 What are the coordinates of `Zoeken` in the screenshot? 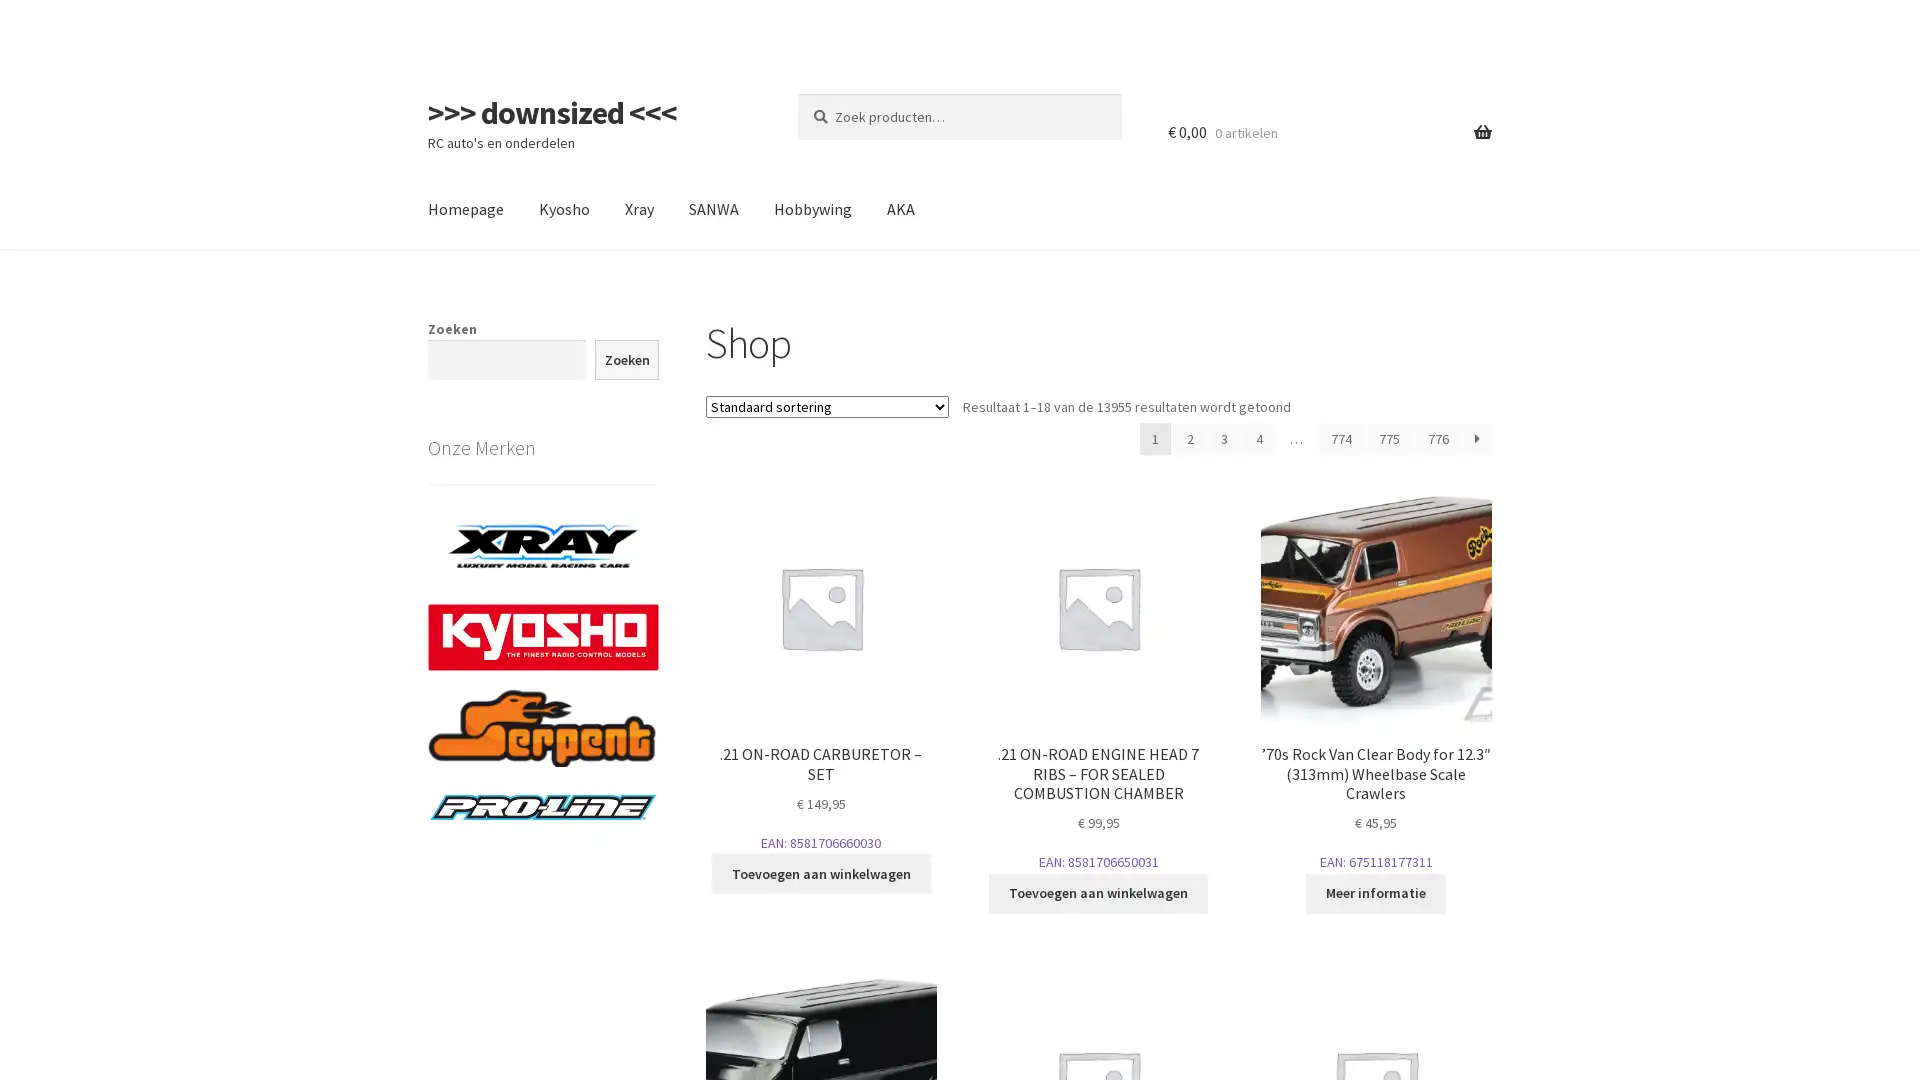 It's located at (796, 92).